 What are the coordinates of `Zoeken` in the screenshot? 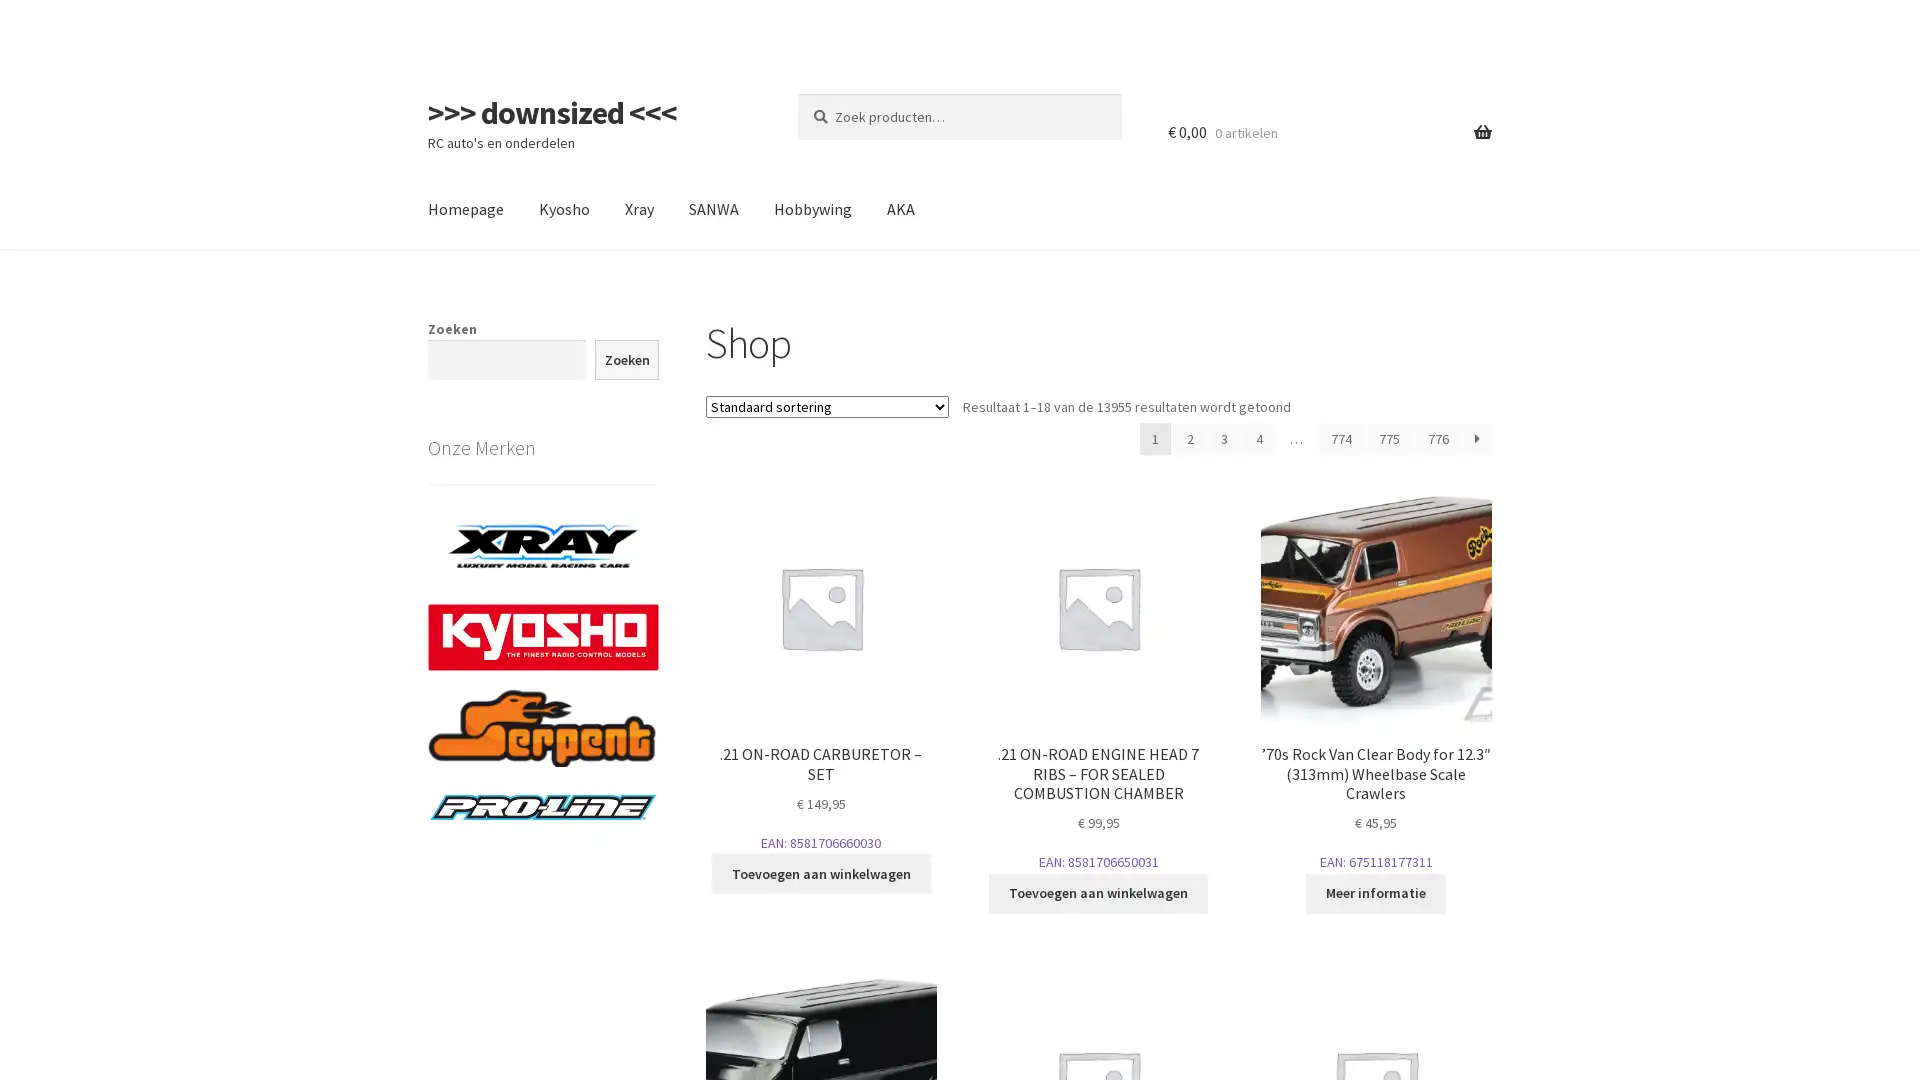 It's located at (796, 92).